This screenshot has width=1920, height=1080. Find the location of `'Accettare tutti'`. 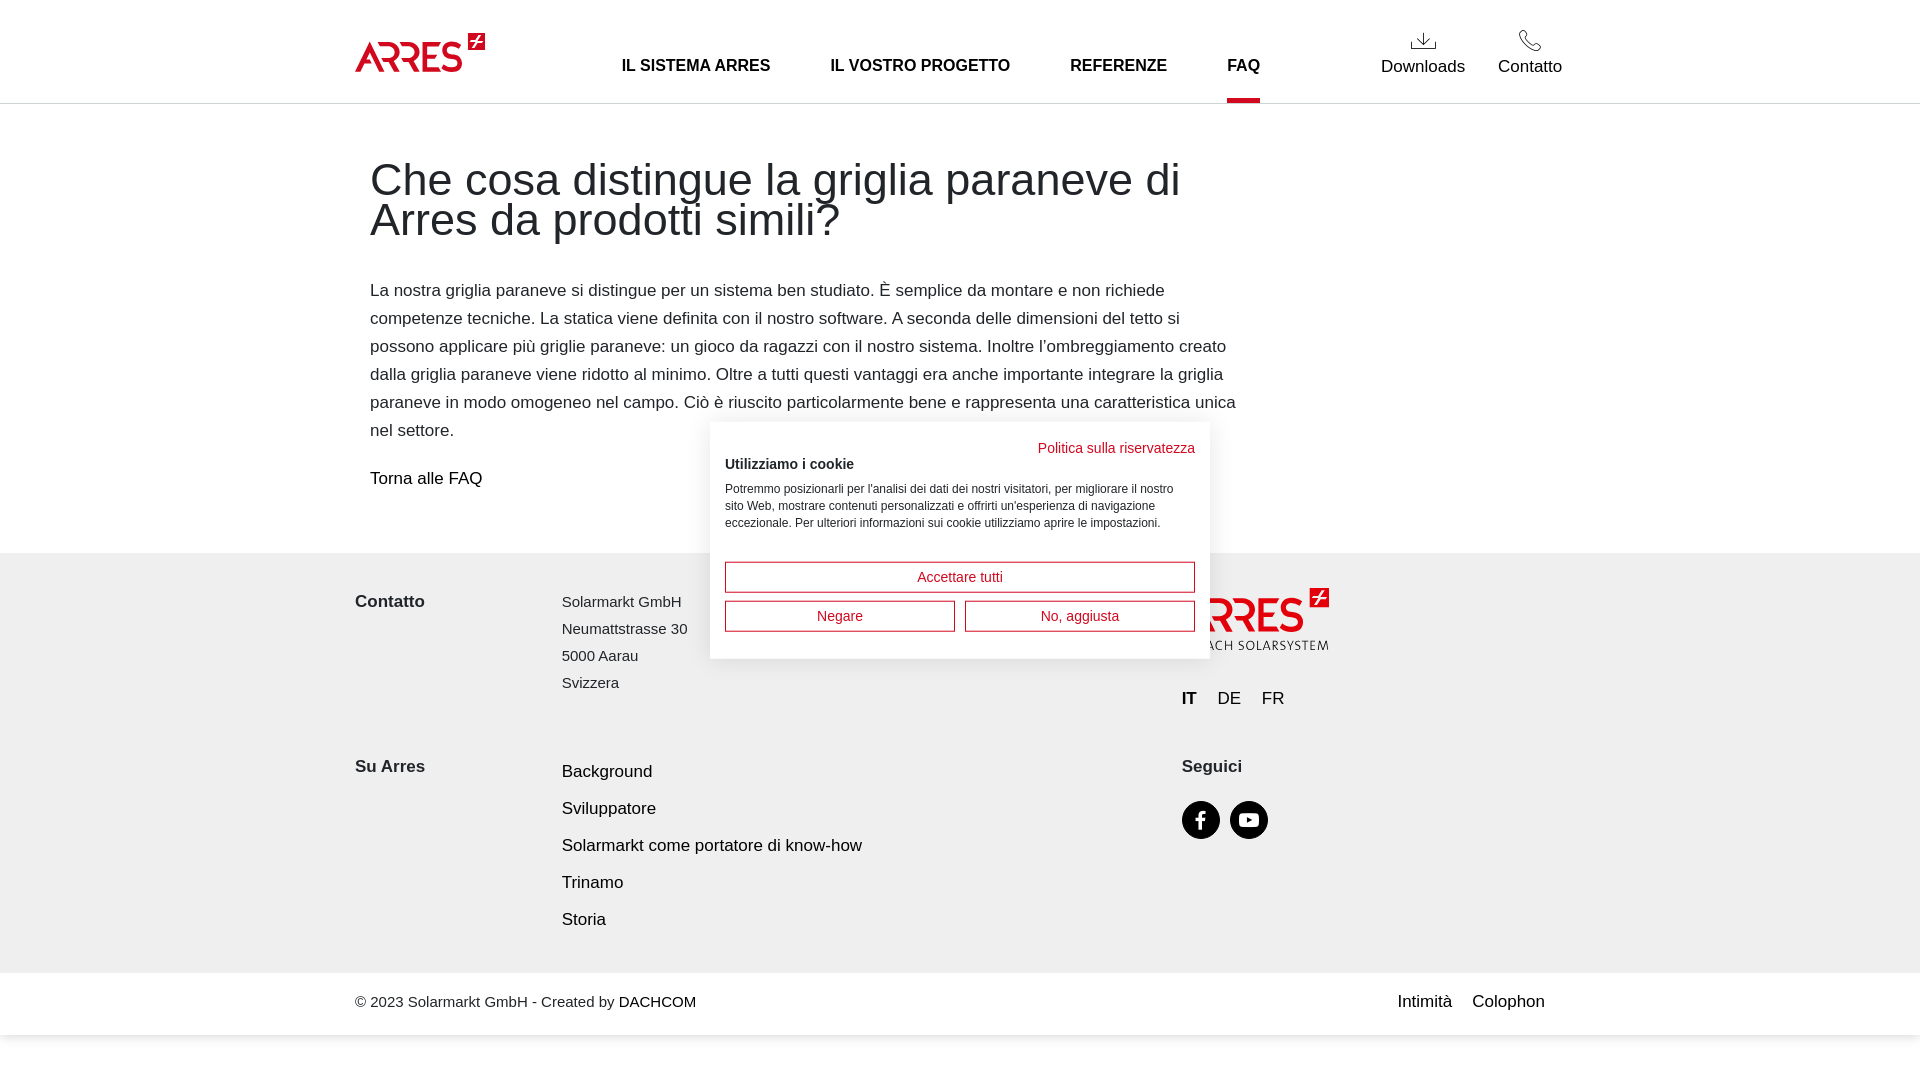

'Accettare tutti' is located at coordinates (960, 576).